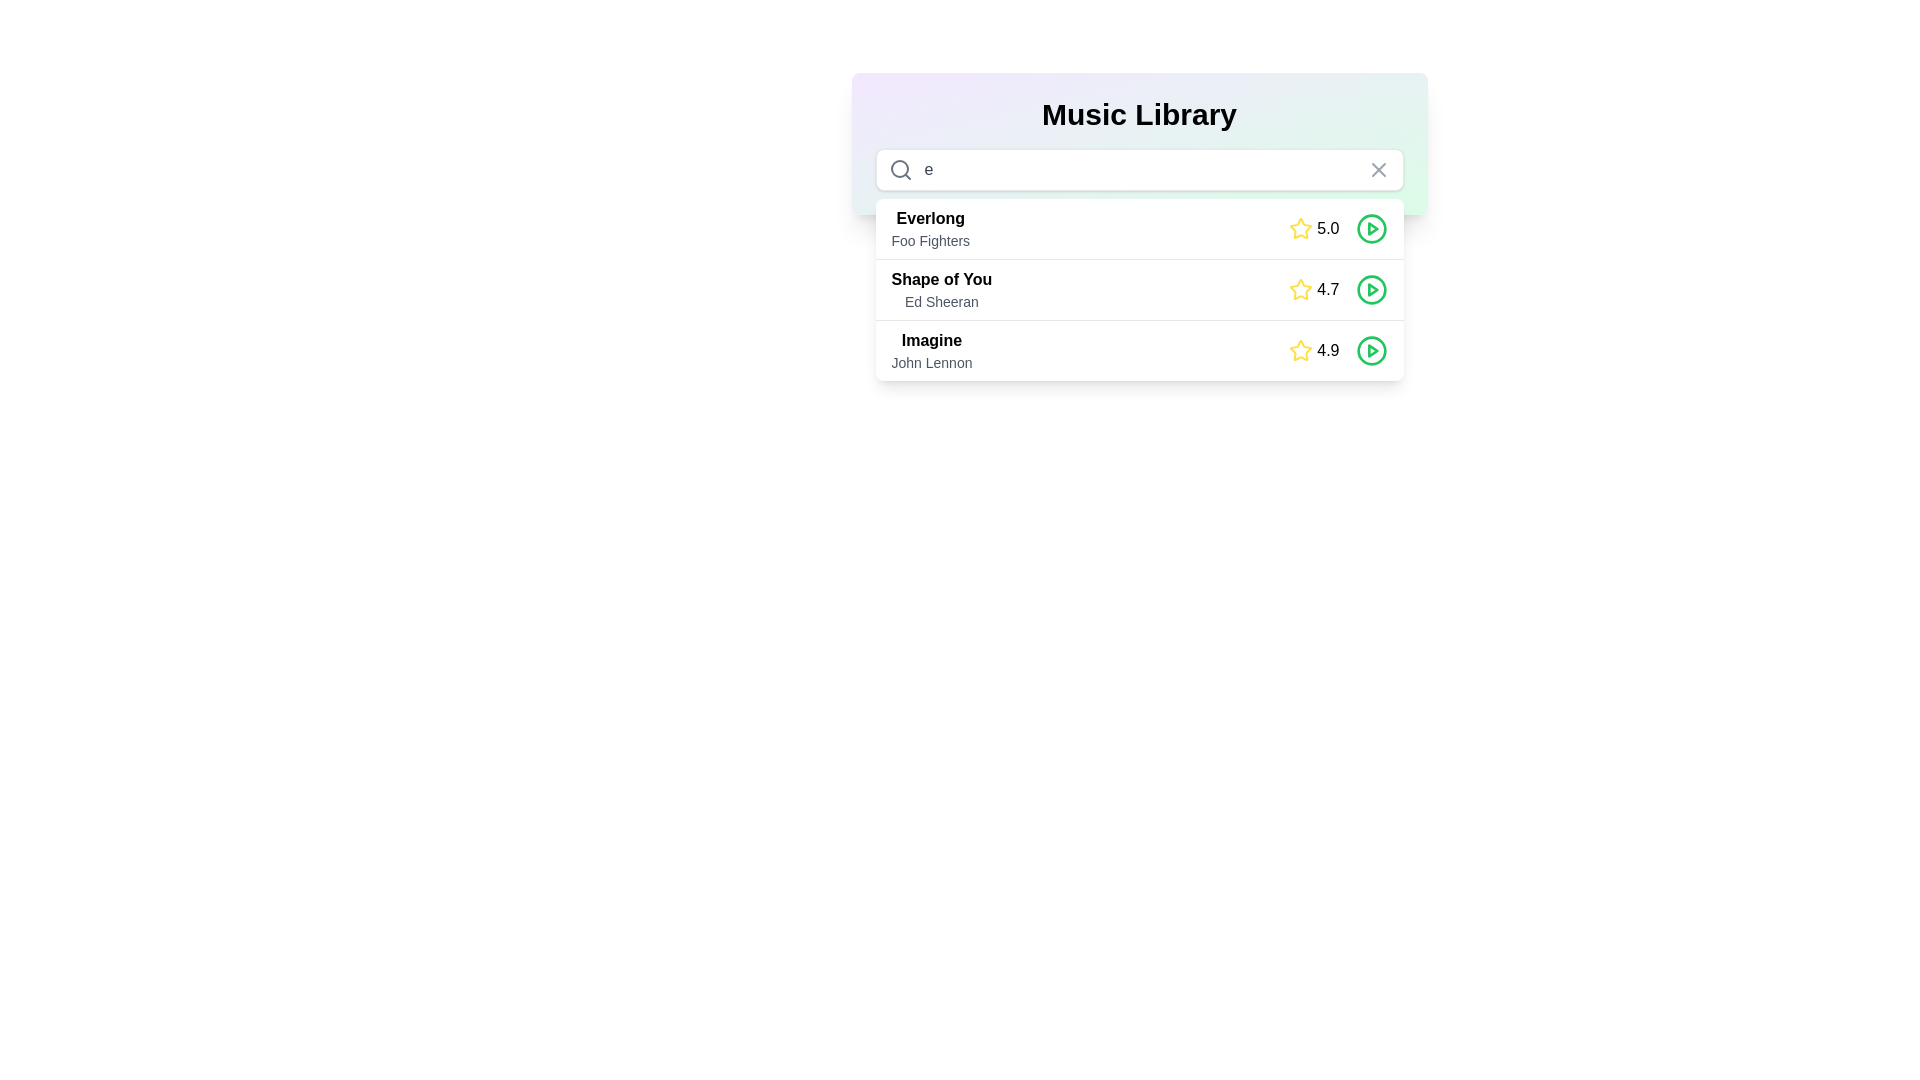  Describe the element at coordinates (929, 239) in the screenshot. I see `the text label displaying the artist or group associated with the song 'Everlong' in the 'Music Library' menu` at that location.